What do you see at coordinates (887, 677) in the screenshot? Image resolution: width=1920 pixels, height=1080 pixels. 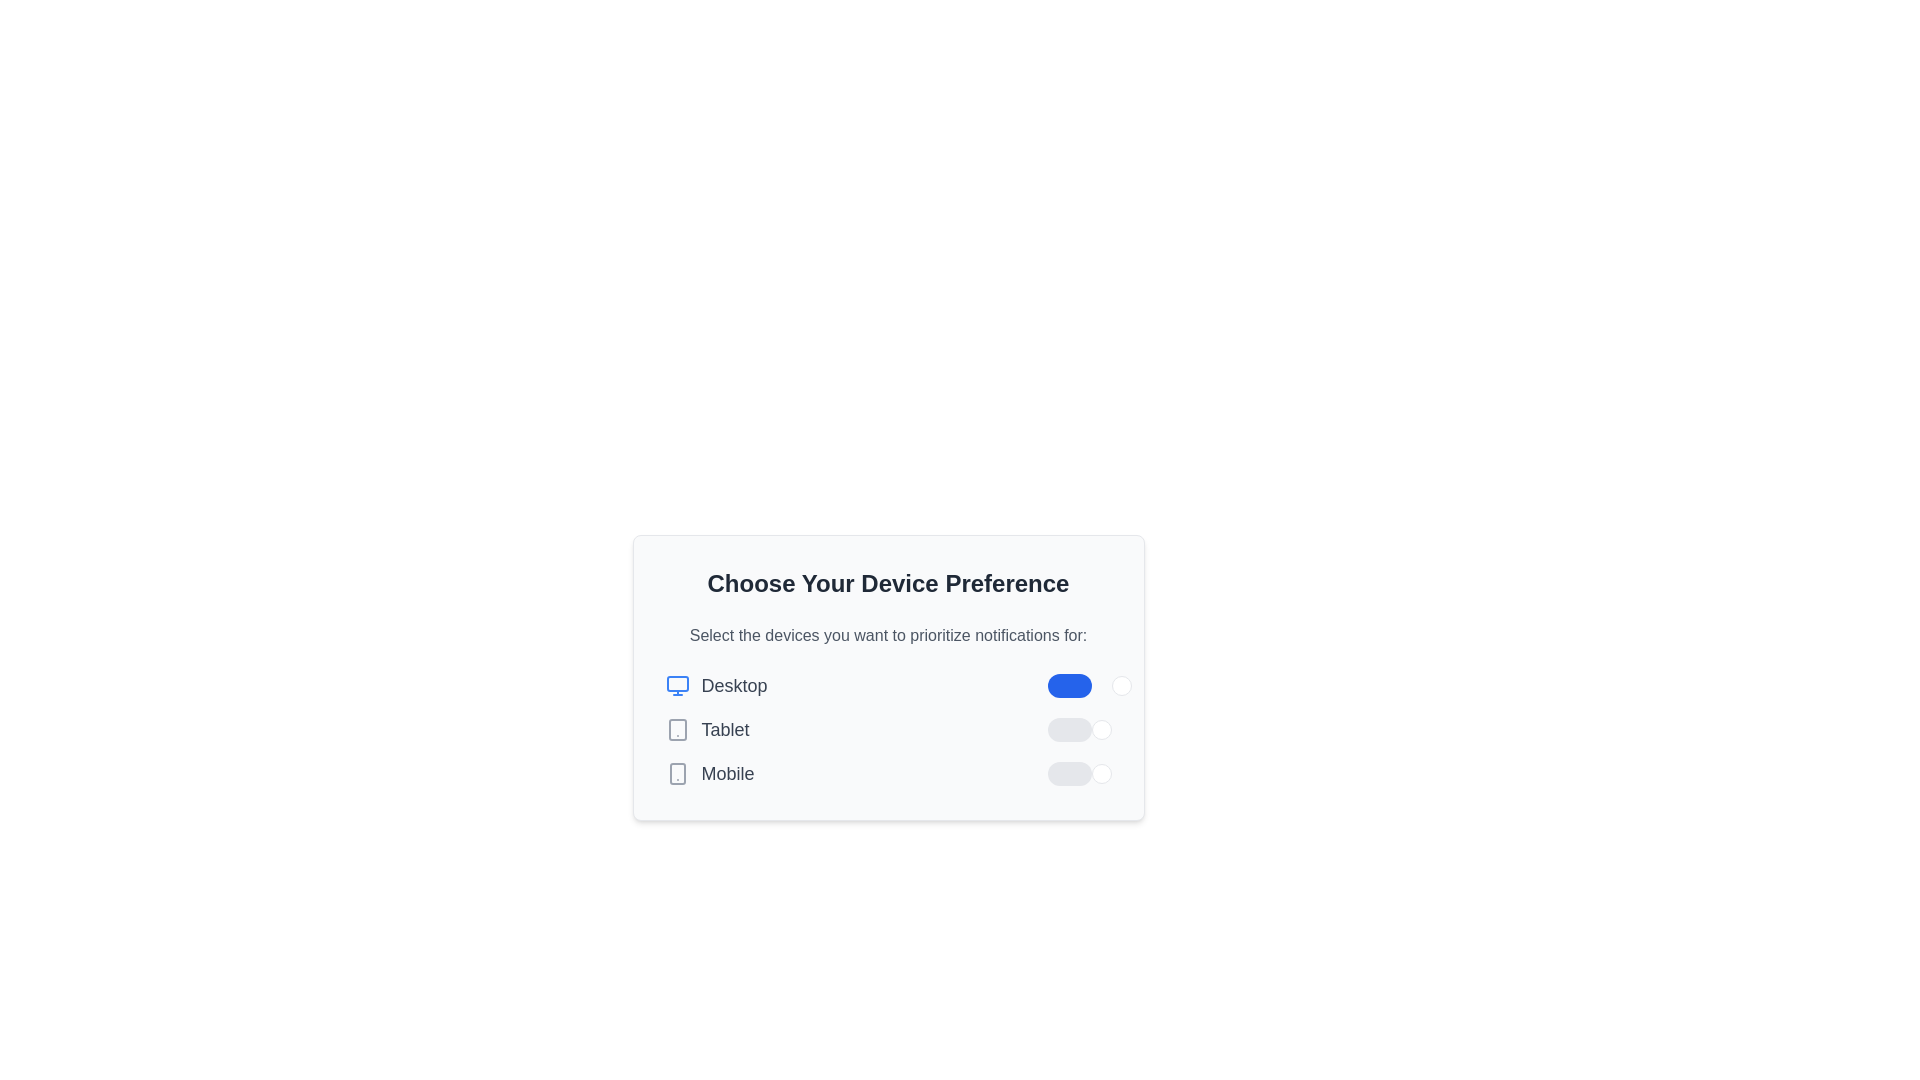 I see `descriptions and headings within the Card containing interactive toggle switches to understand the purpose of the notification preferences` at bounding box center [887, 677].